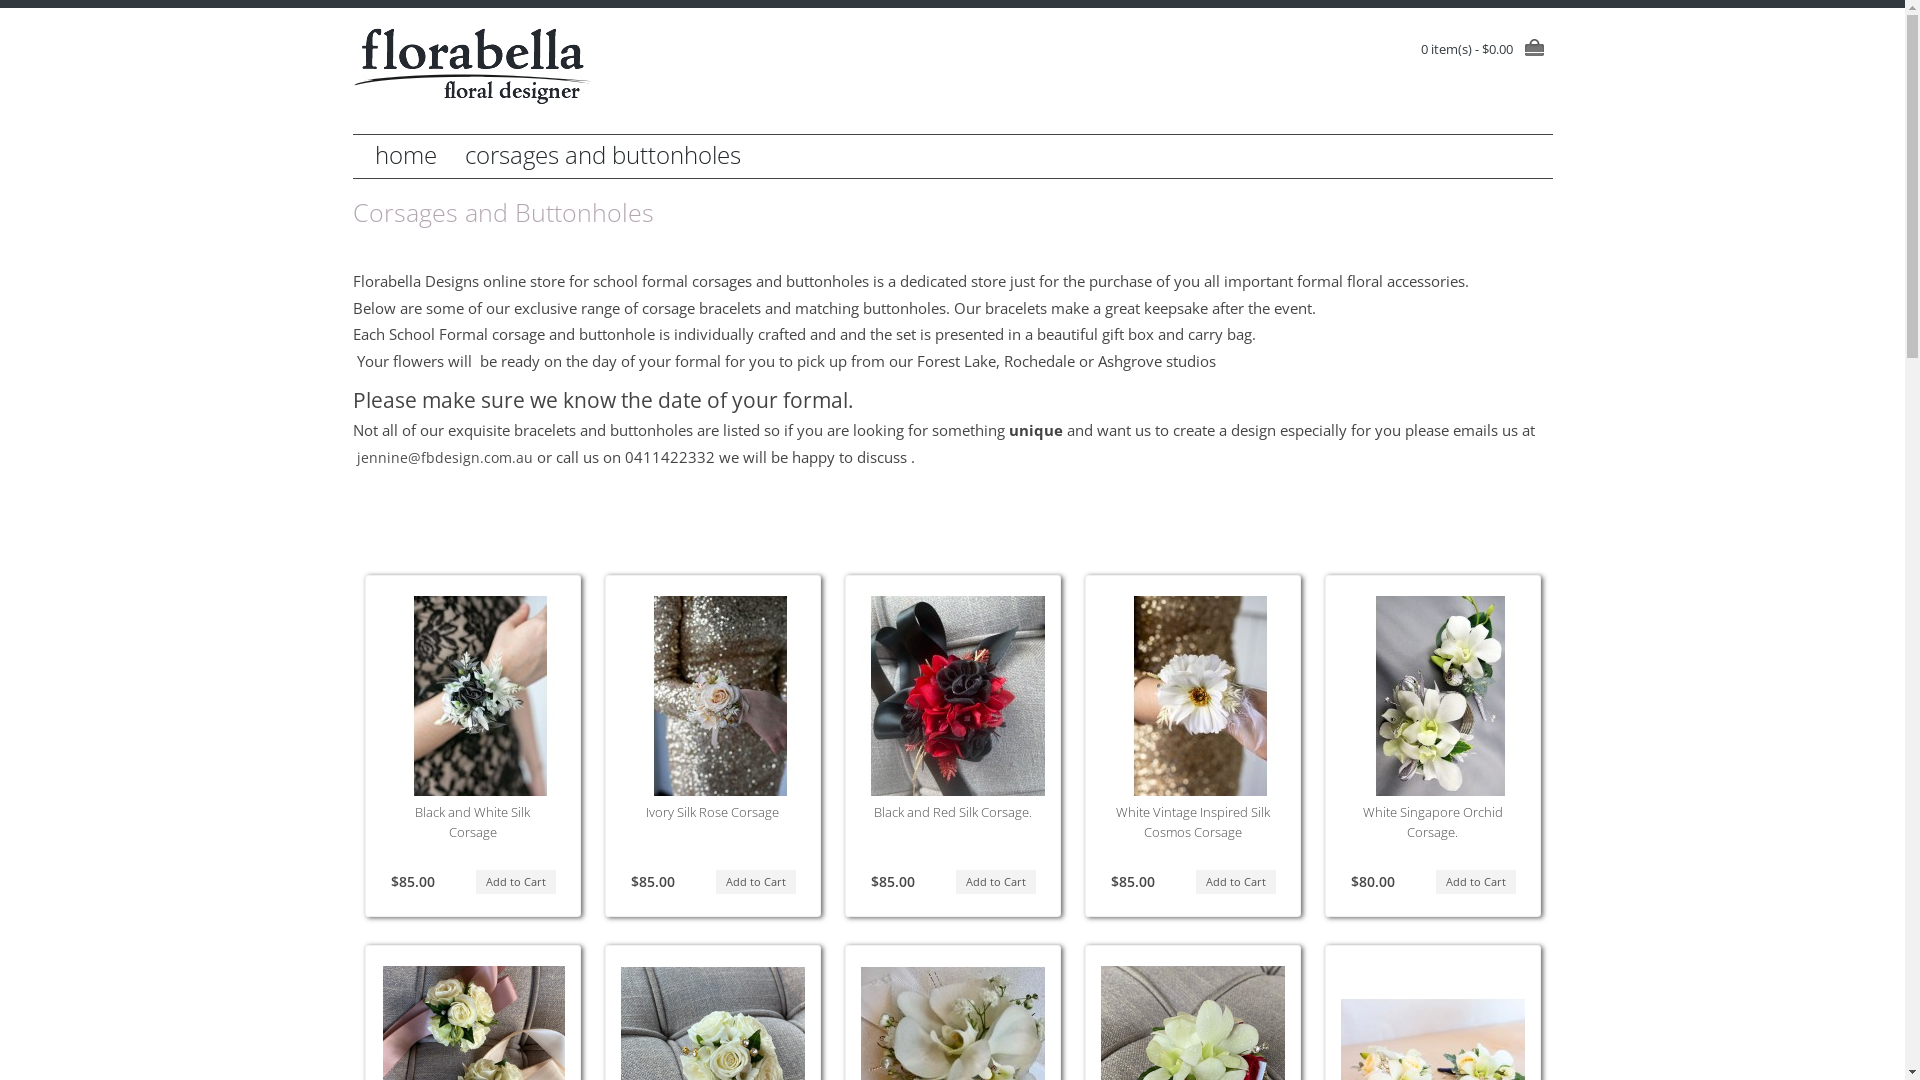  What do you see at coordinates (440, 457) in the screenshot?
I see `' jennine@fbdesign.com.au'` at bounding box center [440, 457].